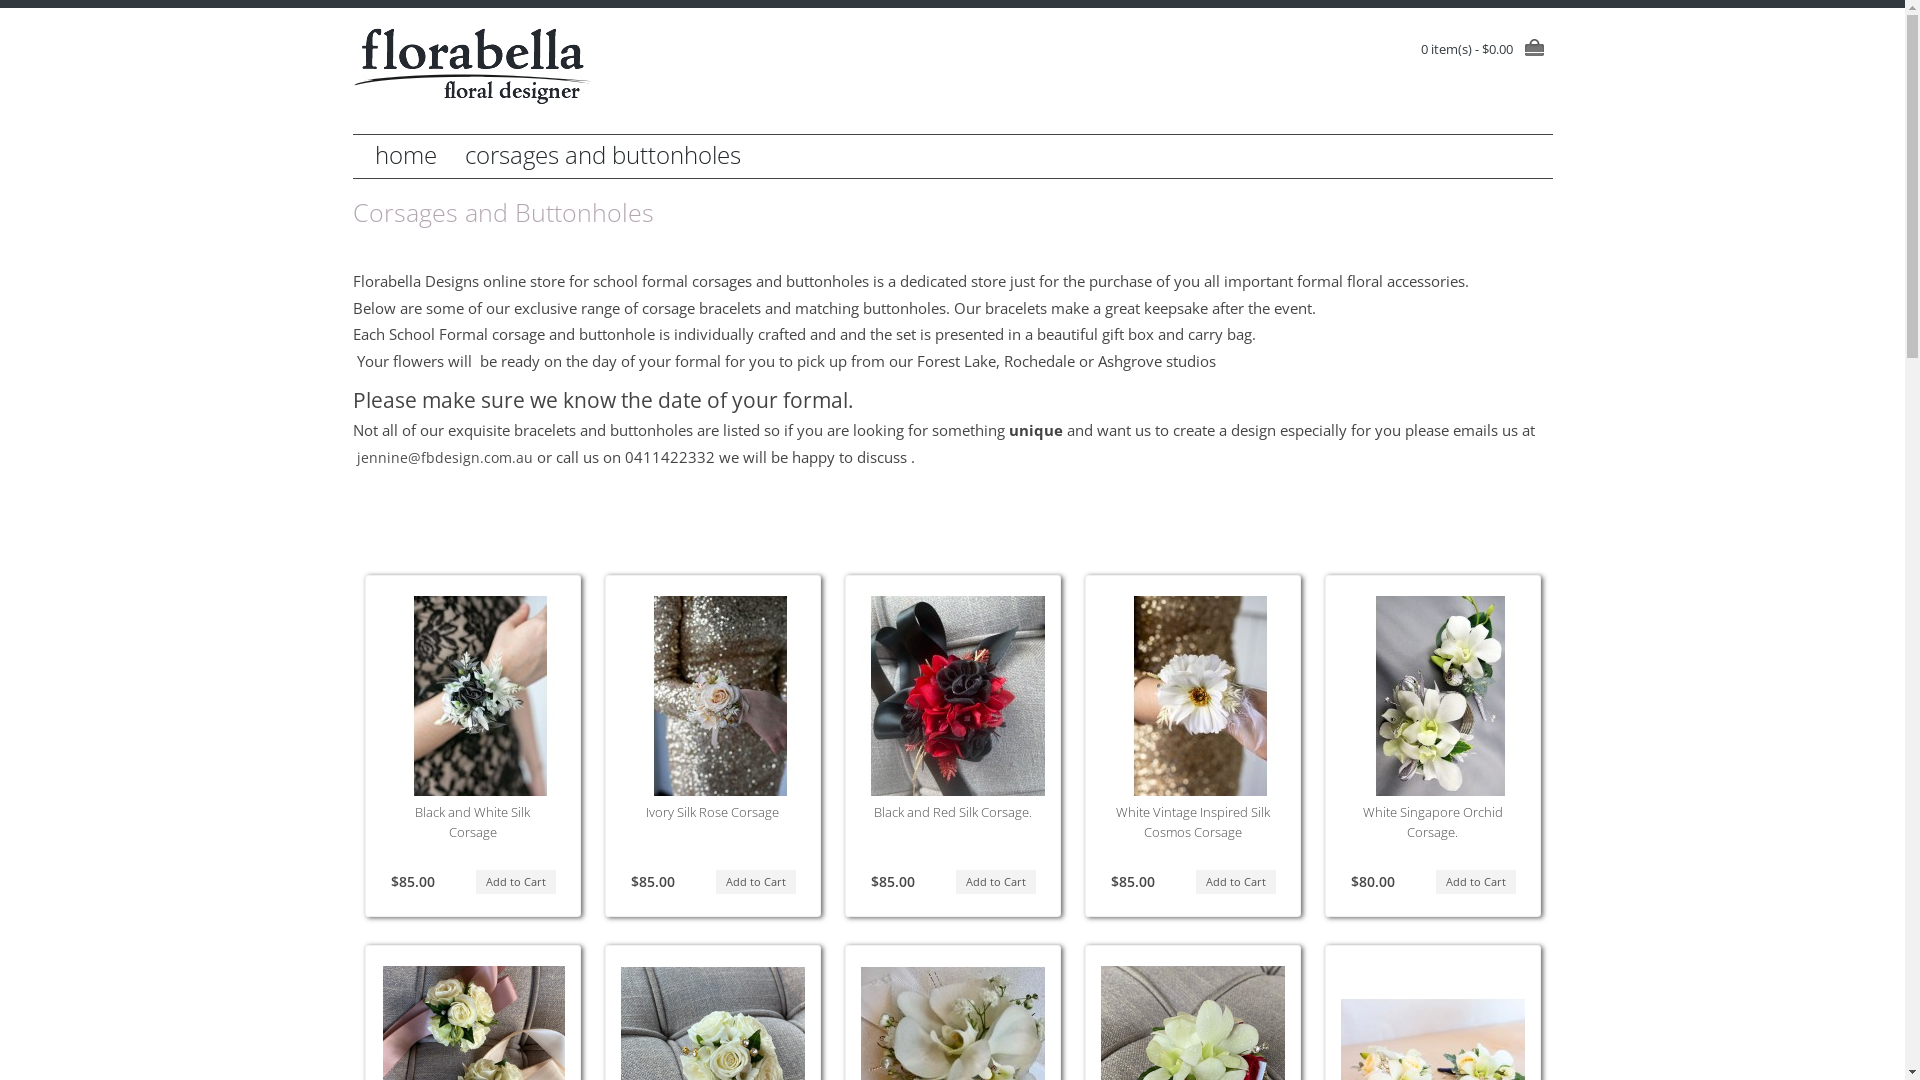  What do you see at coordinates (440, 457) in the screenshot?
I see `' jennine@fbdesign.com.au'` at bounding box center [440, 457].